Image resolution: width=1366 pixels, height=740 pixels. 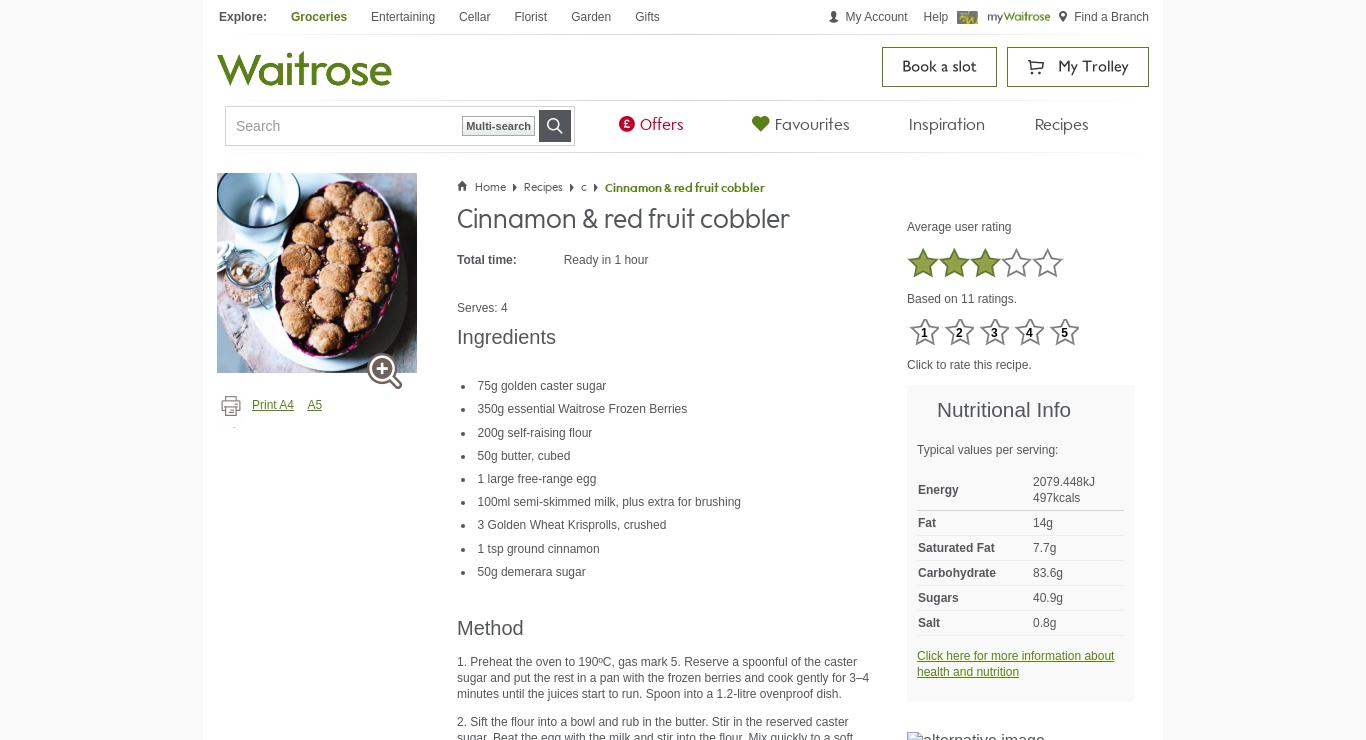 What do you see at coordinates (811, 125) in the screenshot?
I see `'Favourites'` at bounding box center [811, 125].